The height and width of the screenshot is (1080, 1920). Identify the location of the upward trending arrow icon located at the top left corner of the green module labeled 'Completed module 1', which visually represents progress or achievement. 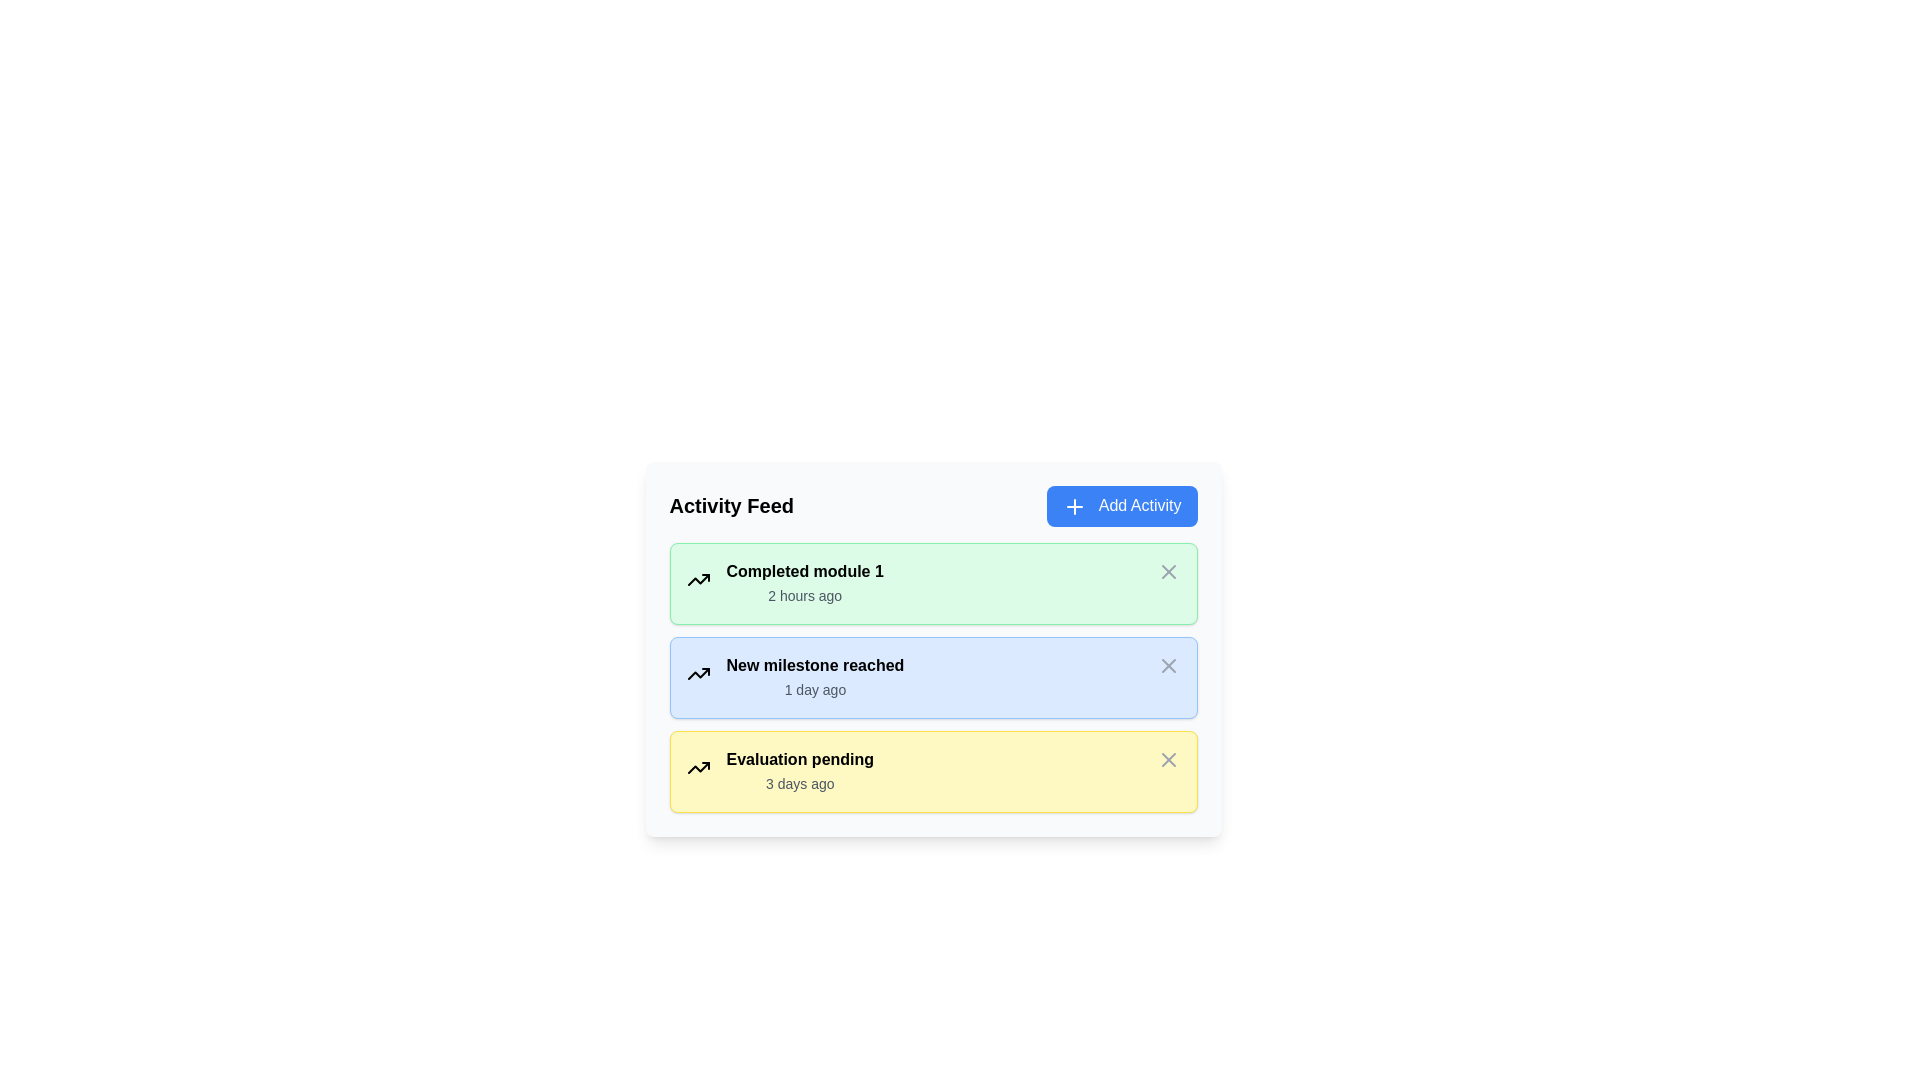
(698, 579).